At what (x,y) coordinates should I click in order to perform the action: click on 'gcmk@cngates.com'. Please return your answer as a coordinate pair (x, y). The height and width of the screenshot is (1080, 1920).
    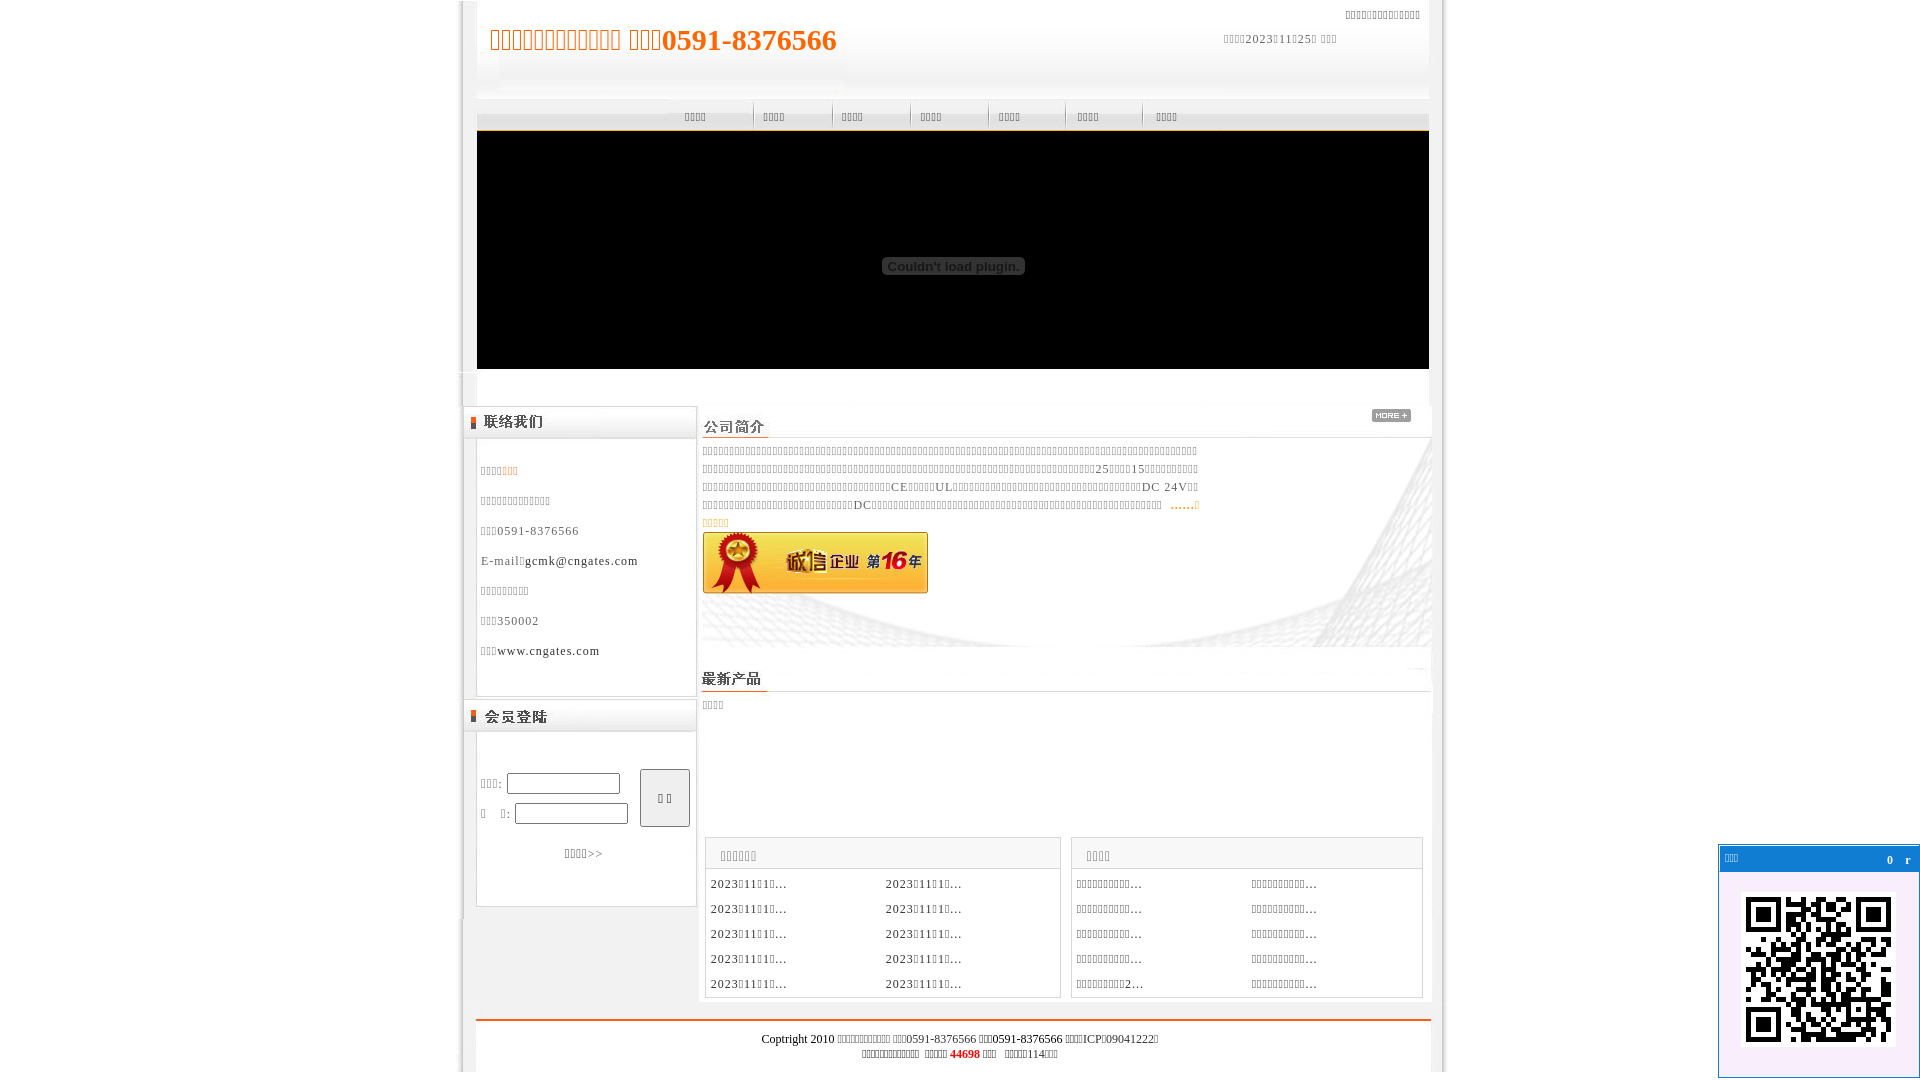
    Looking at the image, I should click on (580, 560).